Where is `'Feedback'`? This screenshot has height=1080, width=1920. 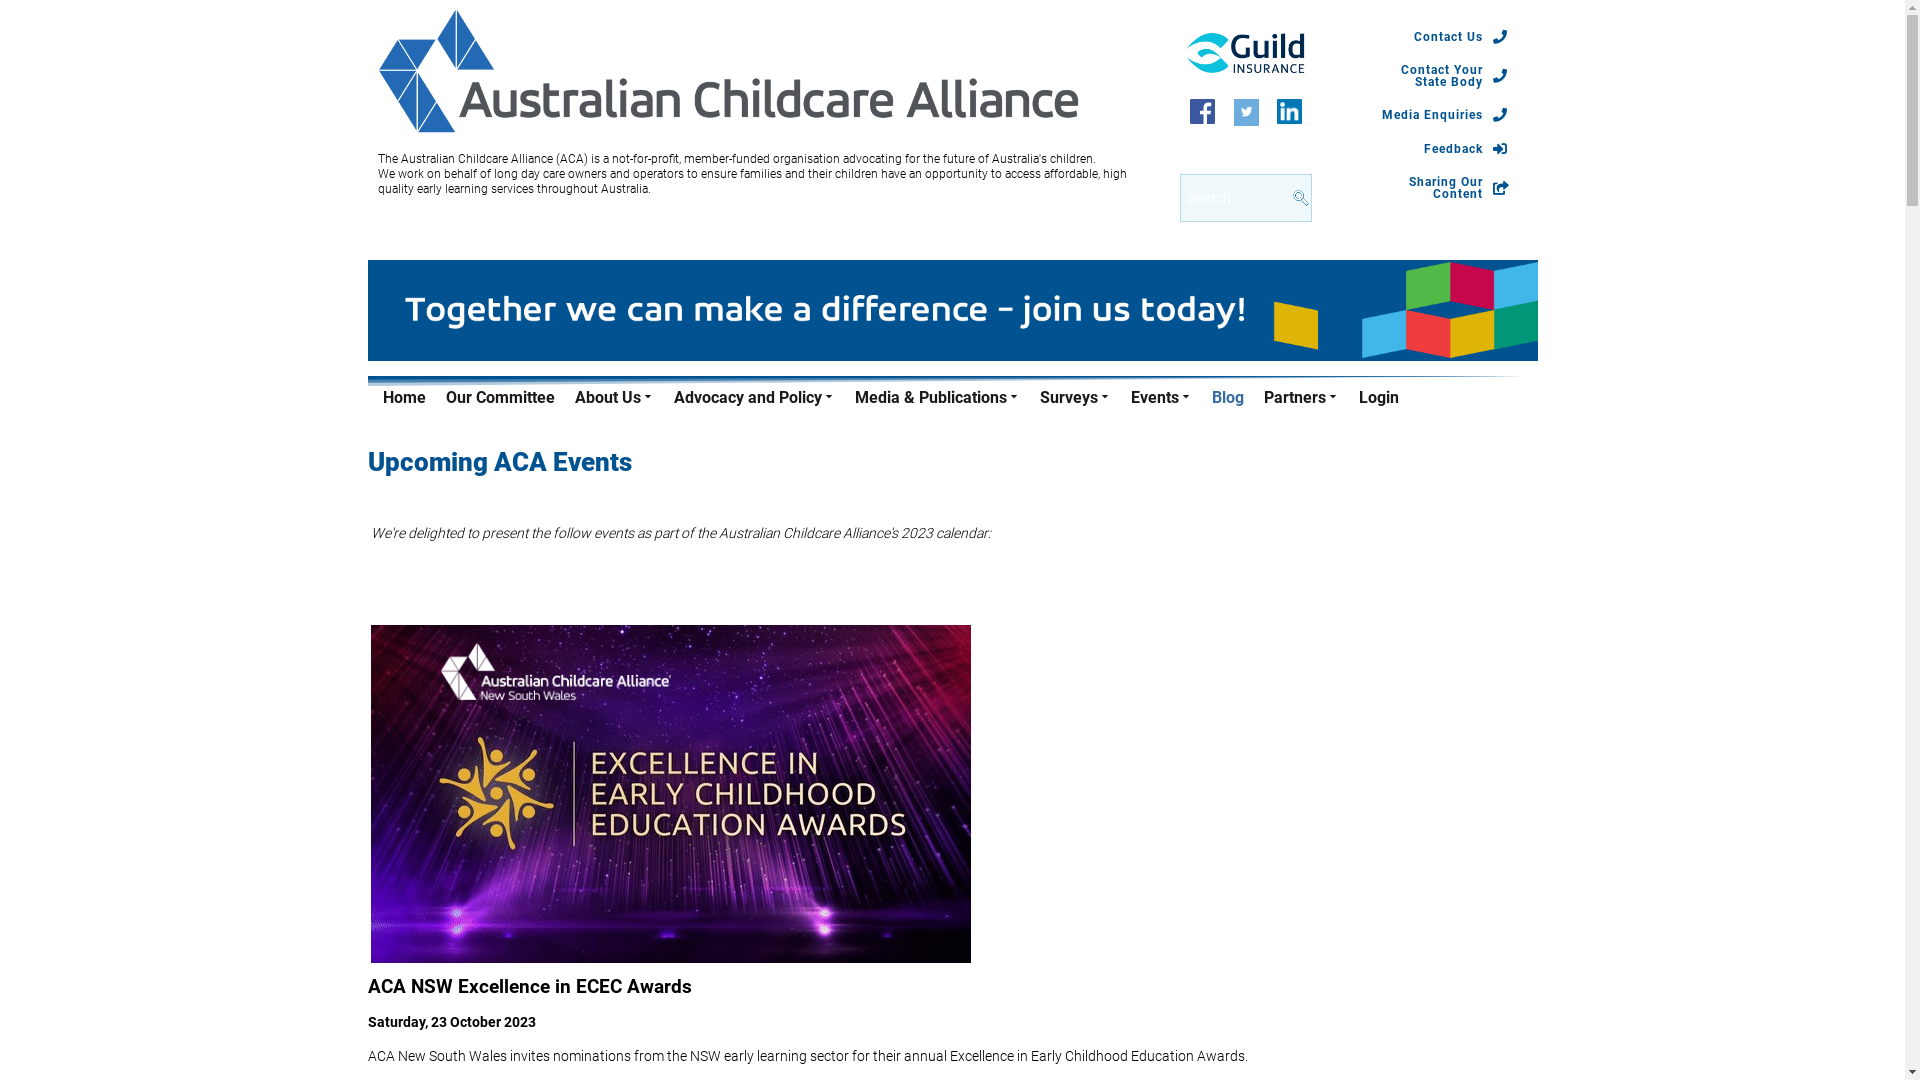 'Feedback' is located at coordinates (1465, 148).